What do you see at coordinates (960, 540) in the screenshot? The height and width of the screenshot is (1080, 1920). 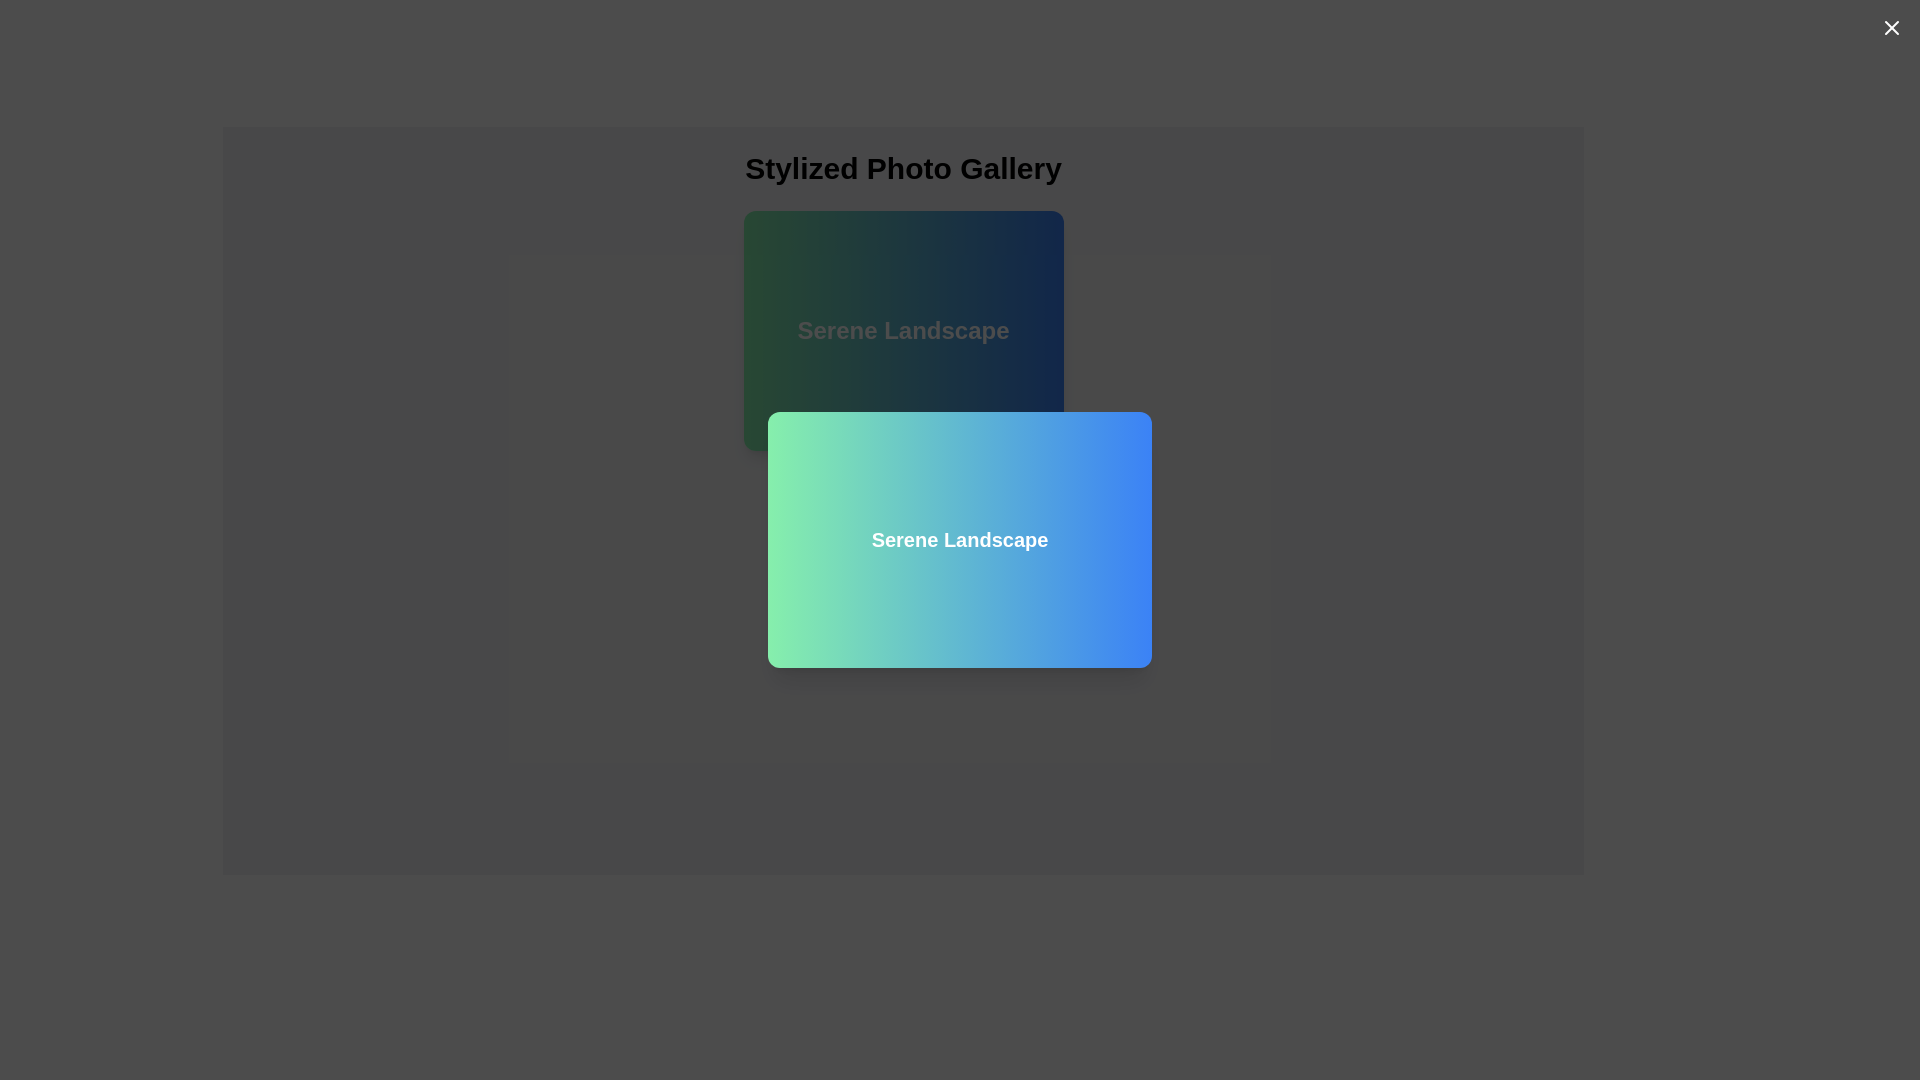 I see `the Interactive visual card displaying 'Serene Landscape', which is the largest and most visually distinct element in its modal layout` at bounding box center [960, 540].